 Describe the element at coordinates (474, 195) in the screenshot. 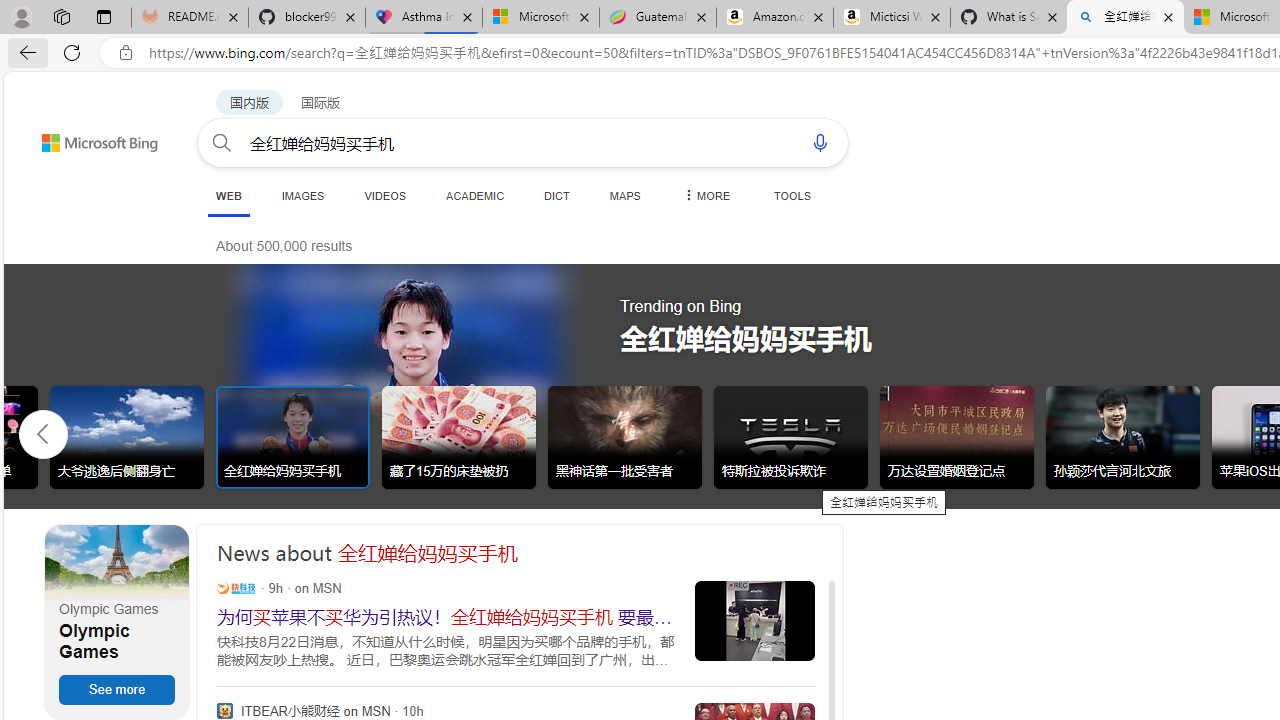

I see `'ACADEMIC'` at that location.